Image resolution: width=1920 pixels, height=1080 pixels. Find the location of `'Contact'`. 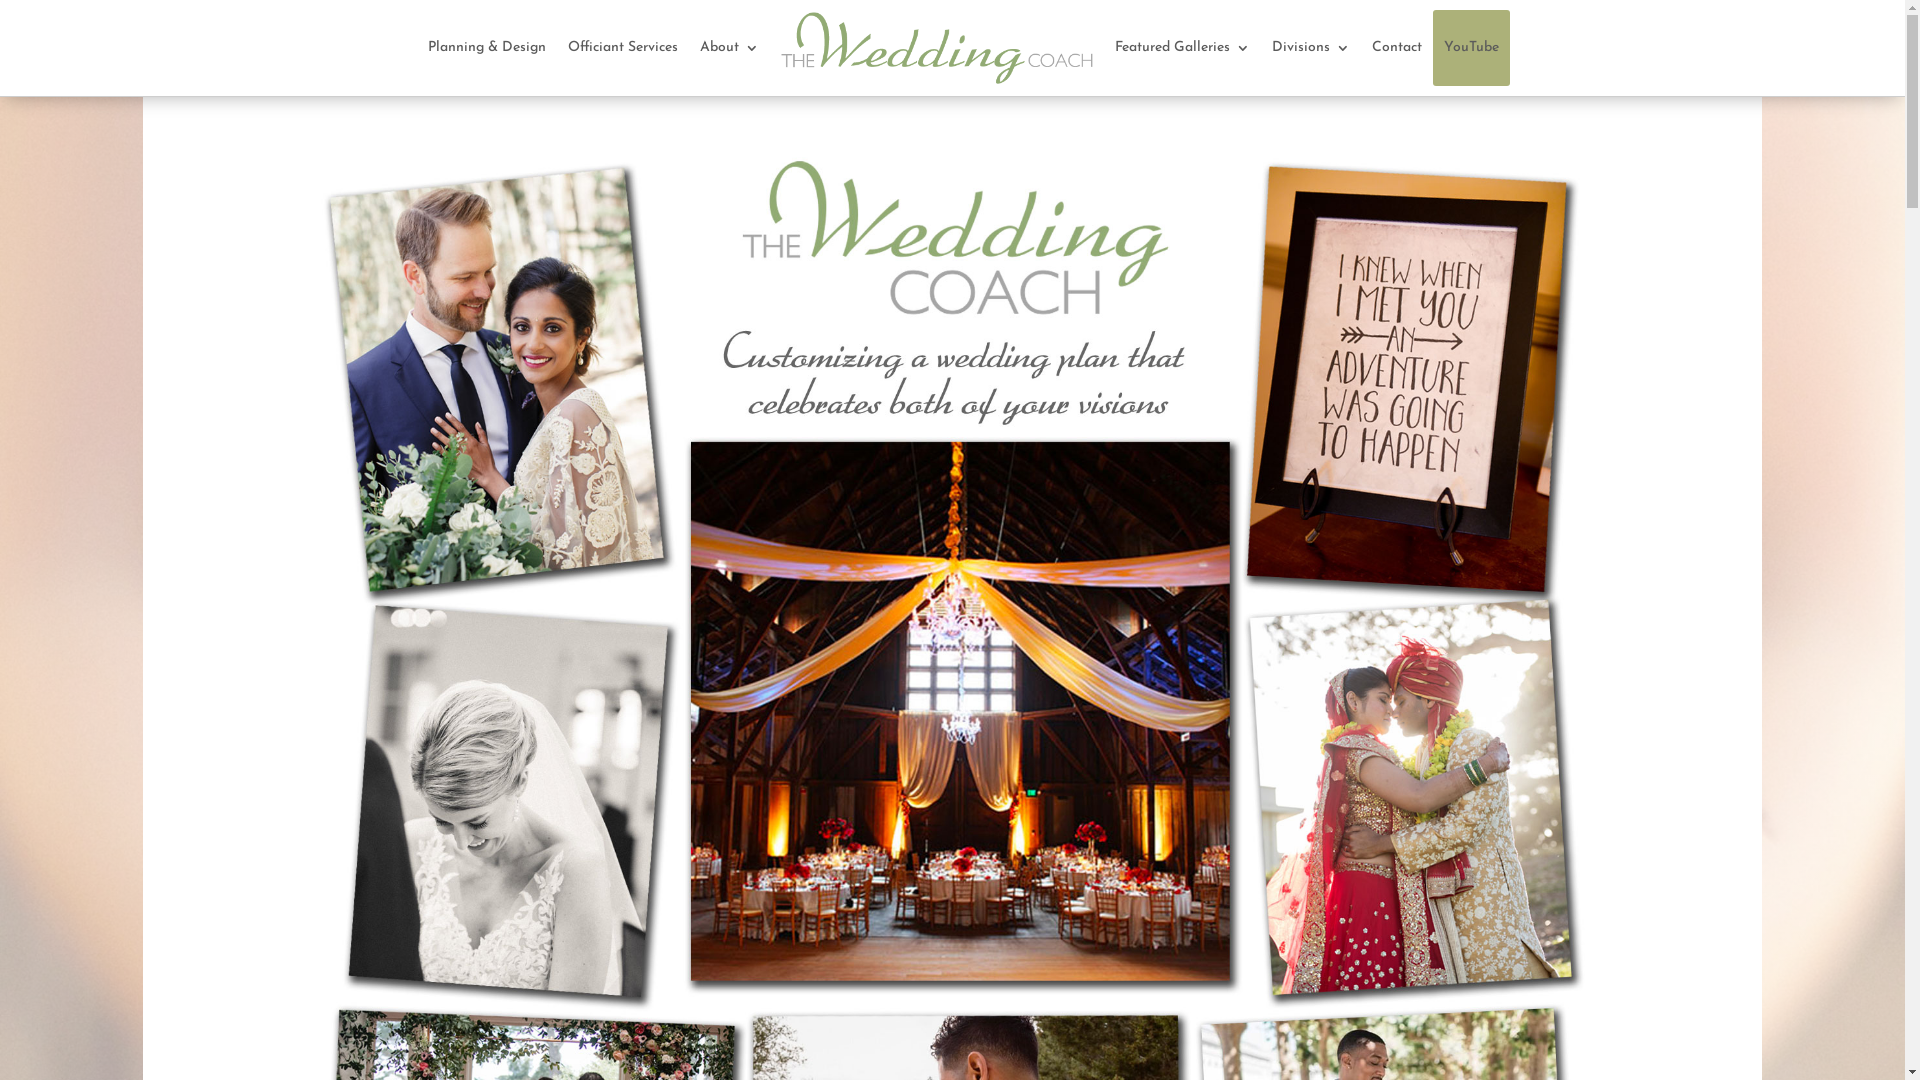

'Contact' is located at coordinates (1395, 46).